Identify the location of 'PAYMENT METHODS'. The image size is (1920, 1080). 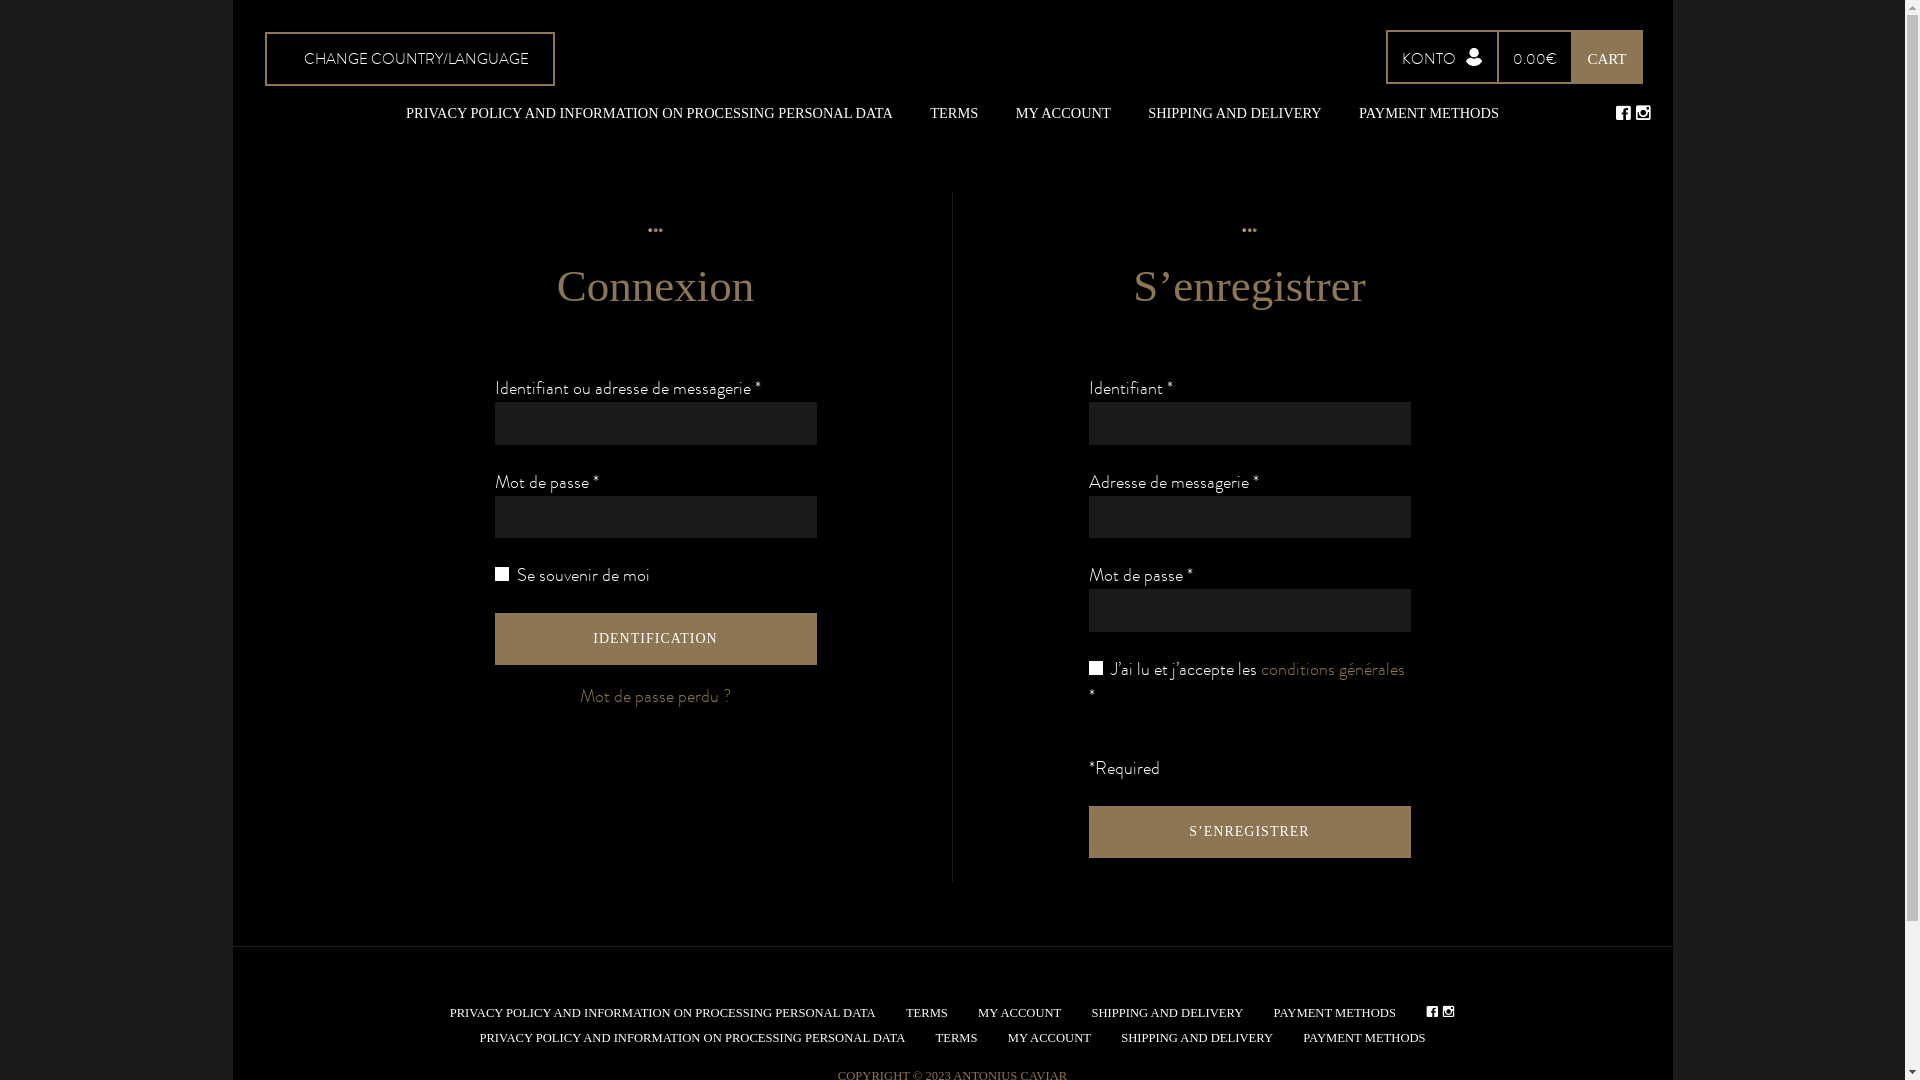
(1334, 1013).